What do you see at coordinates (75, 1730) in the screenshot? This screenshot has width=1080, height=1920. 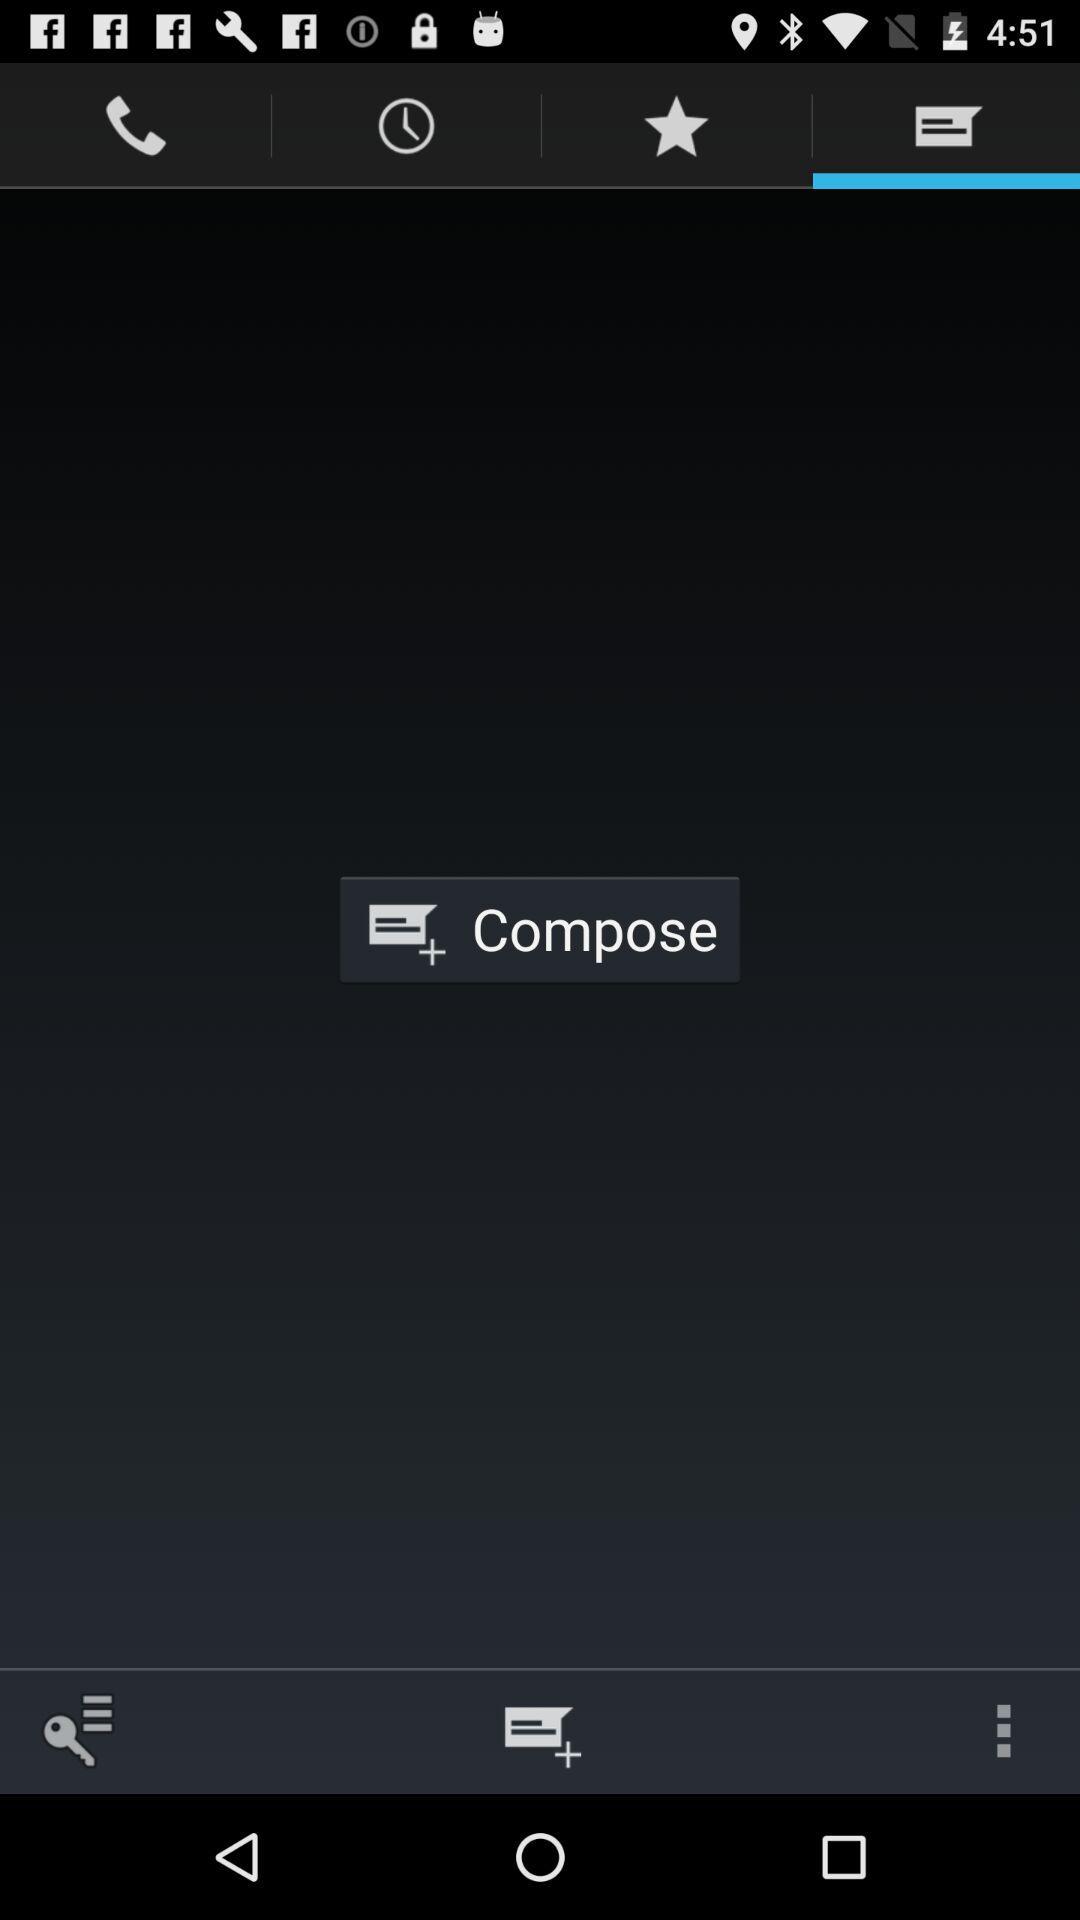 I see `item at the bottom left corner` at bounding box center [75, 1730].